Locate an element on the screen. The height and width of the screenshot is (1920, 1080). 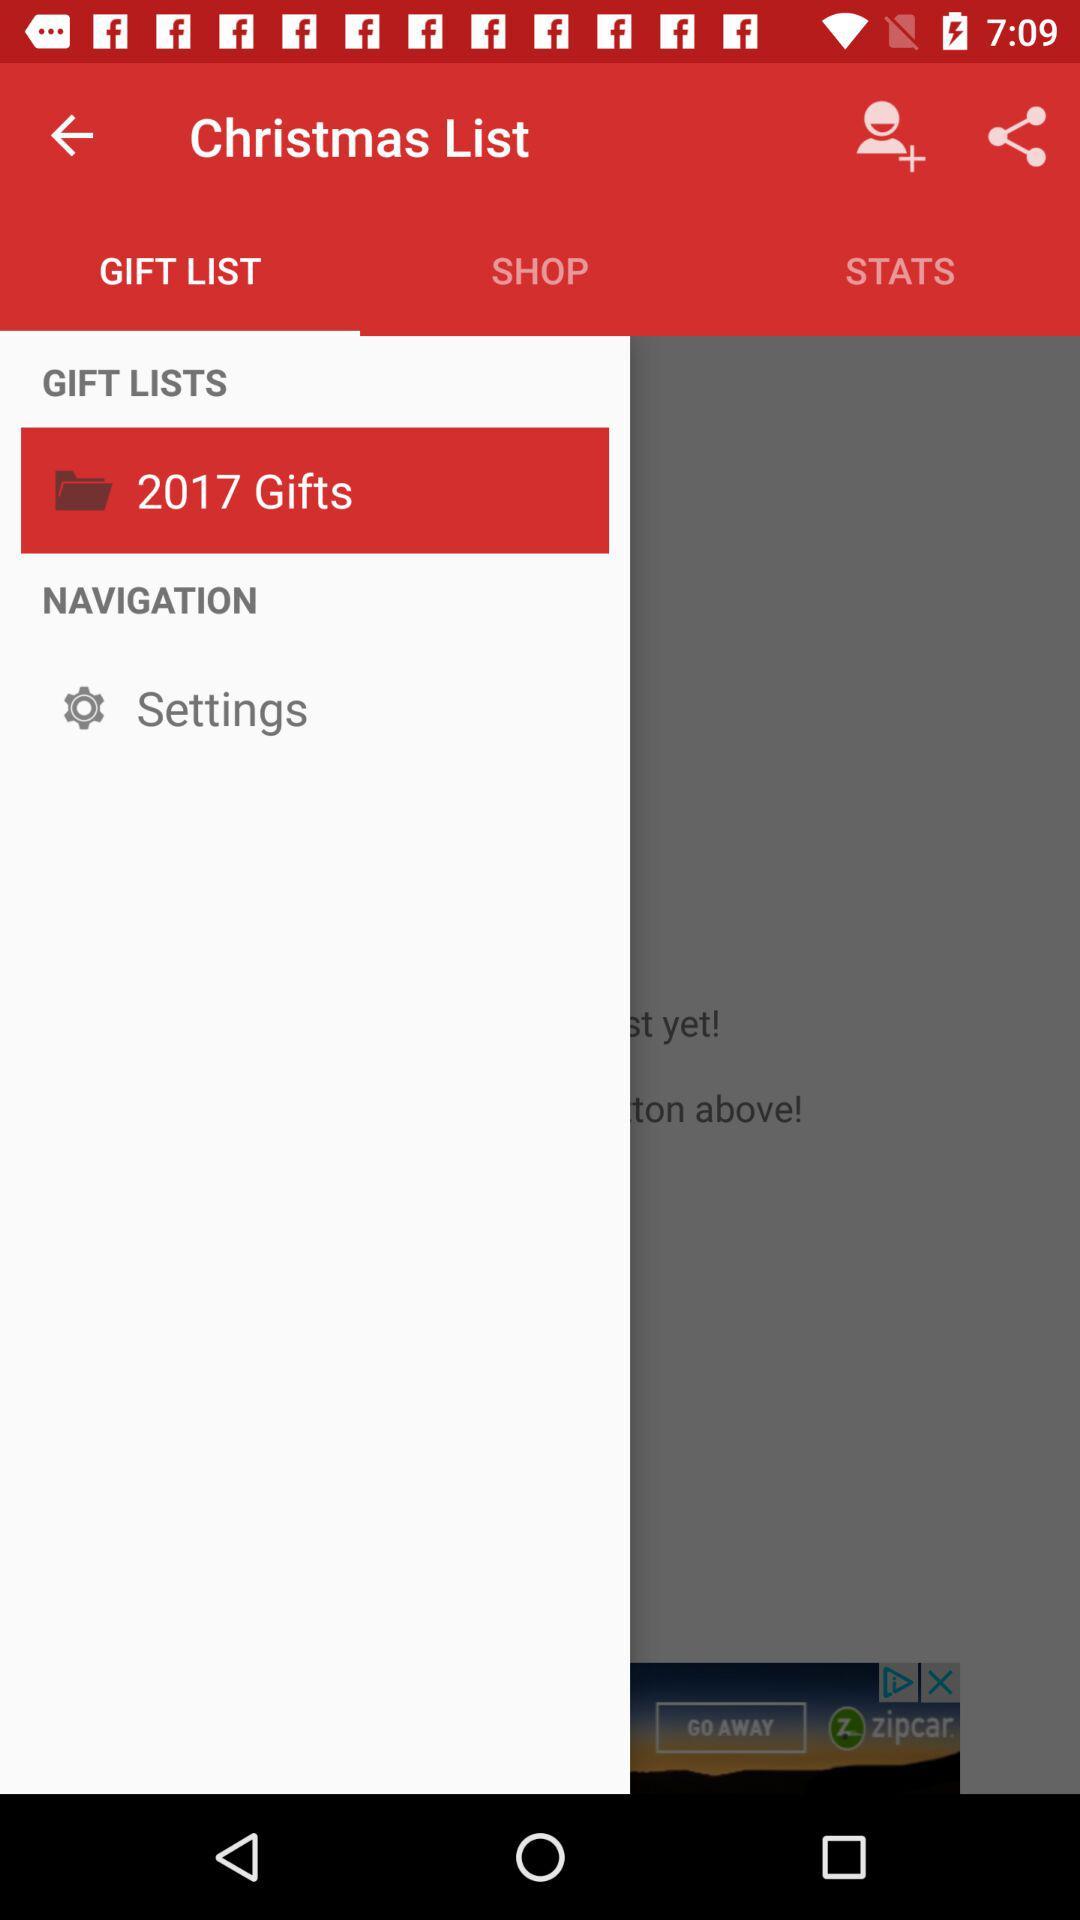
icon to the left of shop item is located at coordinates (180, 269).